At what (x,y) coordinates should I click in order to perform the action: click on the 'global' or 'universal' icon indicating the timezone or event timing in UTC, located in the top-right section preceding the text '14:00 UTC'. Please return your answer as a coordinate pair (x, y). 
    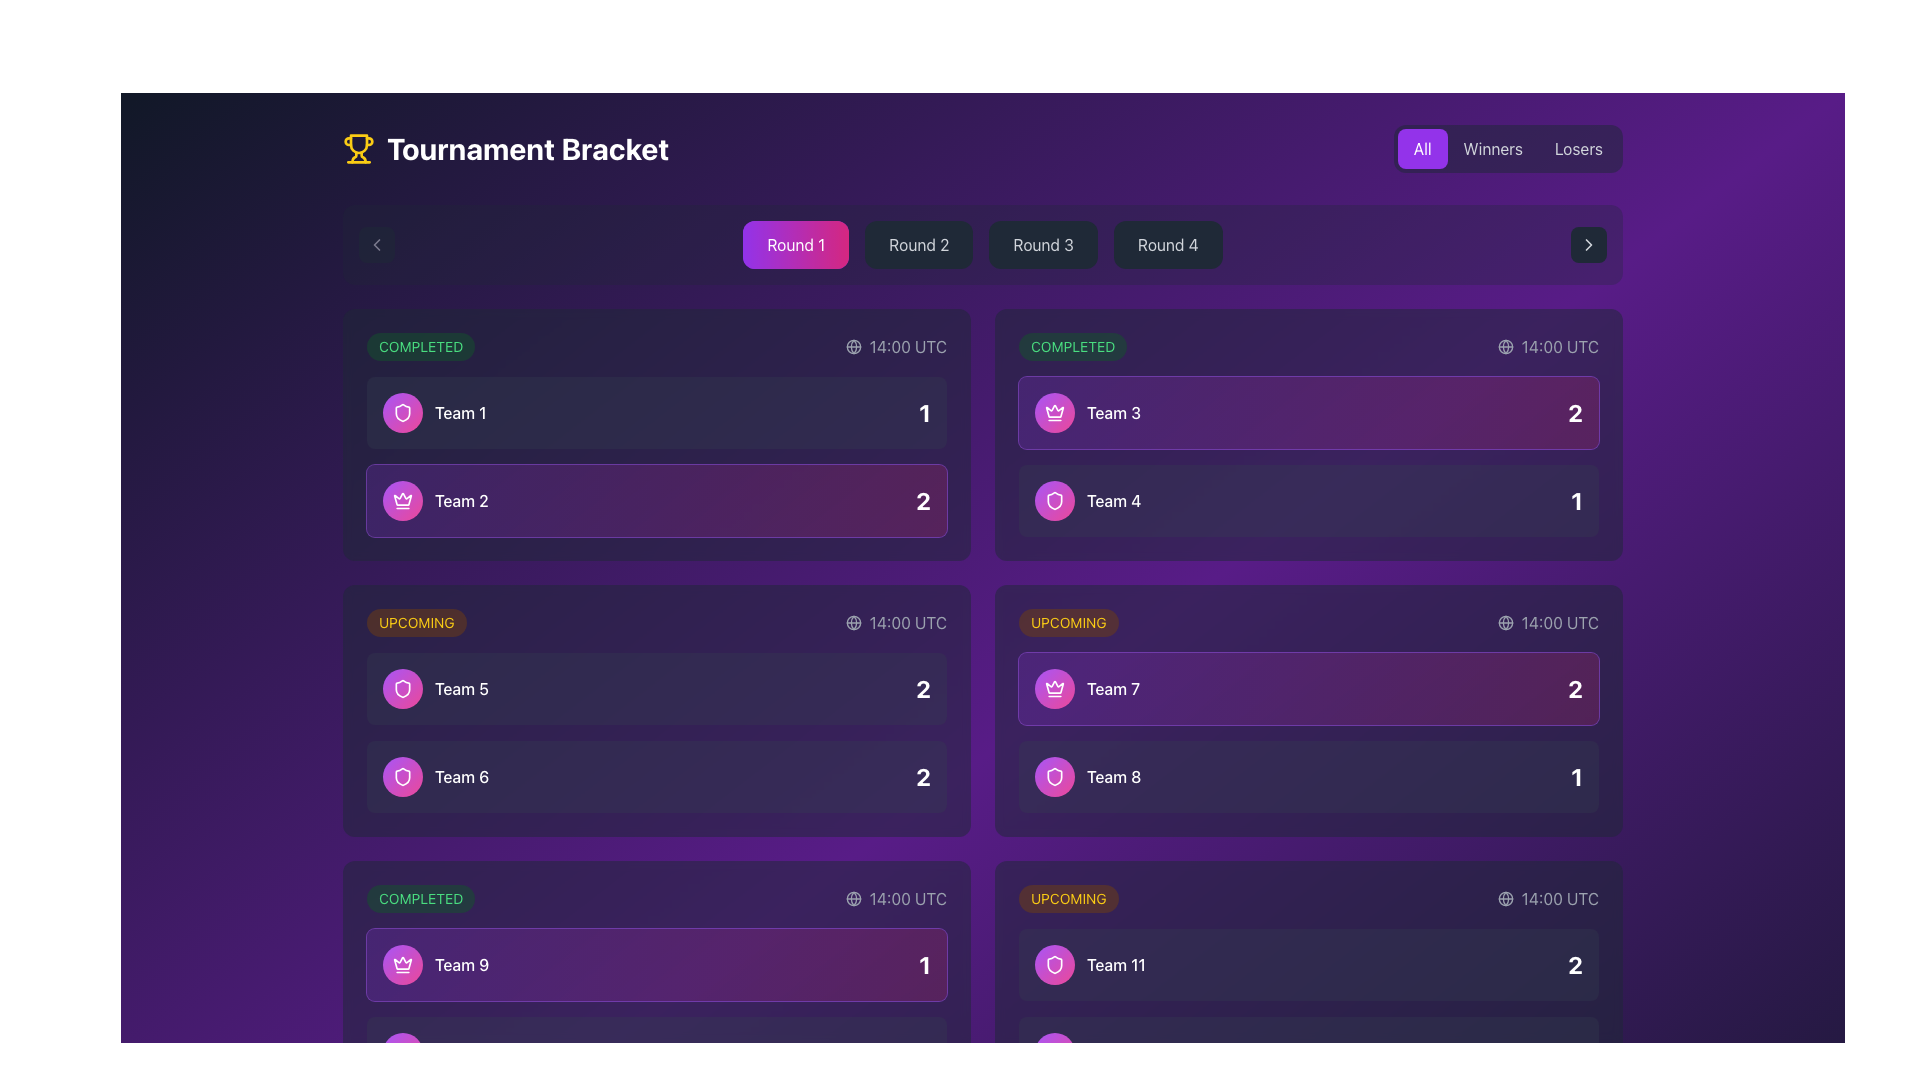
    Looking at the image, I should click on (1505, 346).